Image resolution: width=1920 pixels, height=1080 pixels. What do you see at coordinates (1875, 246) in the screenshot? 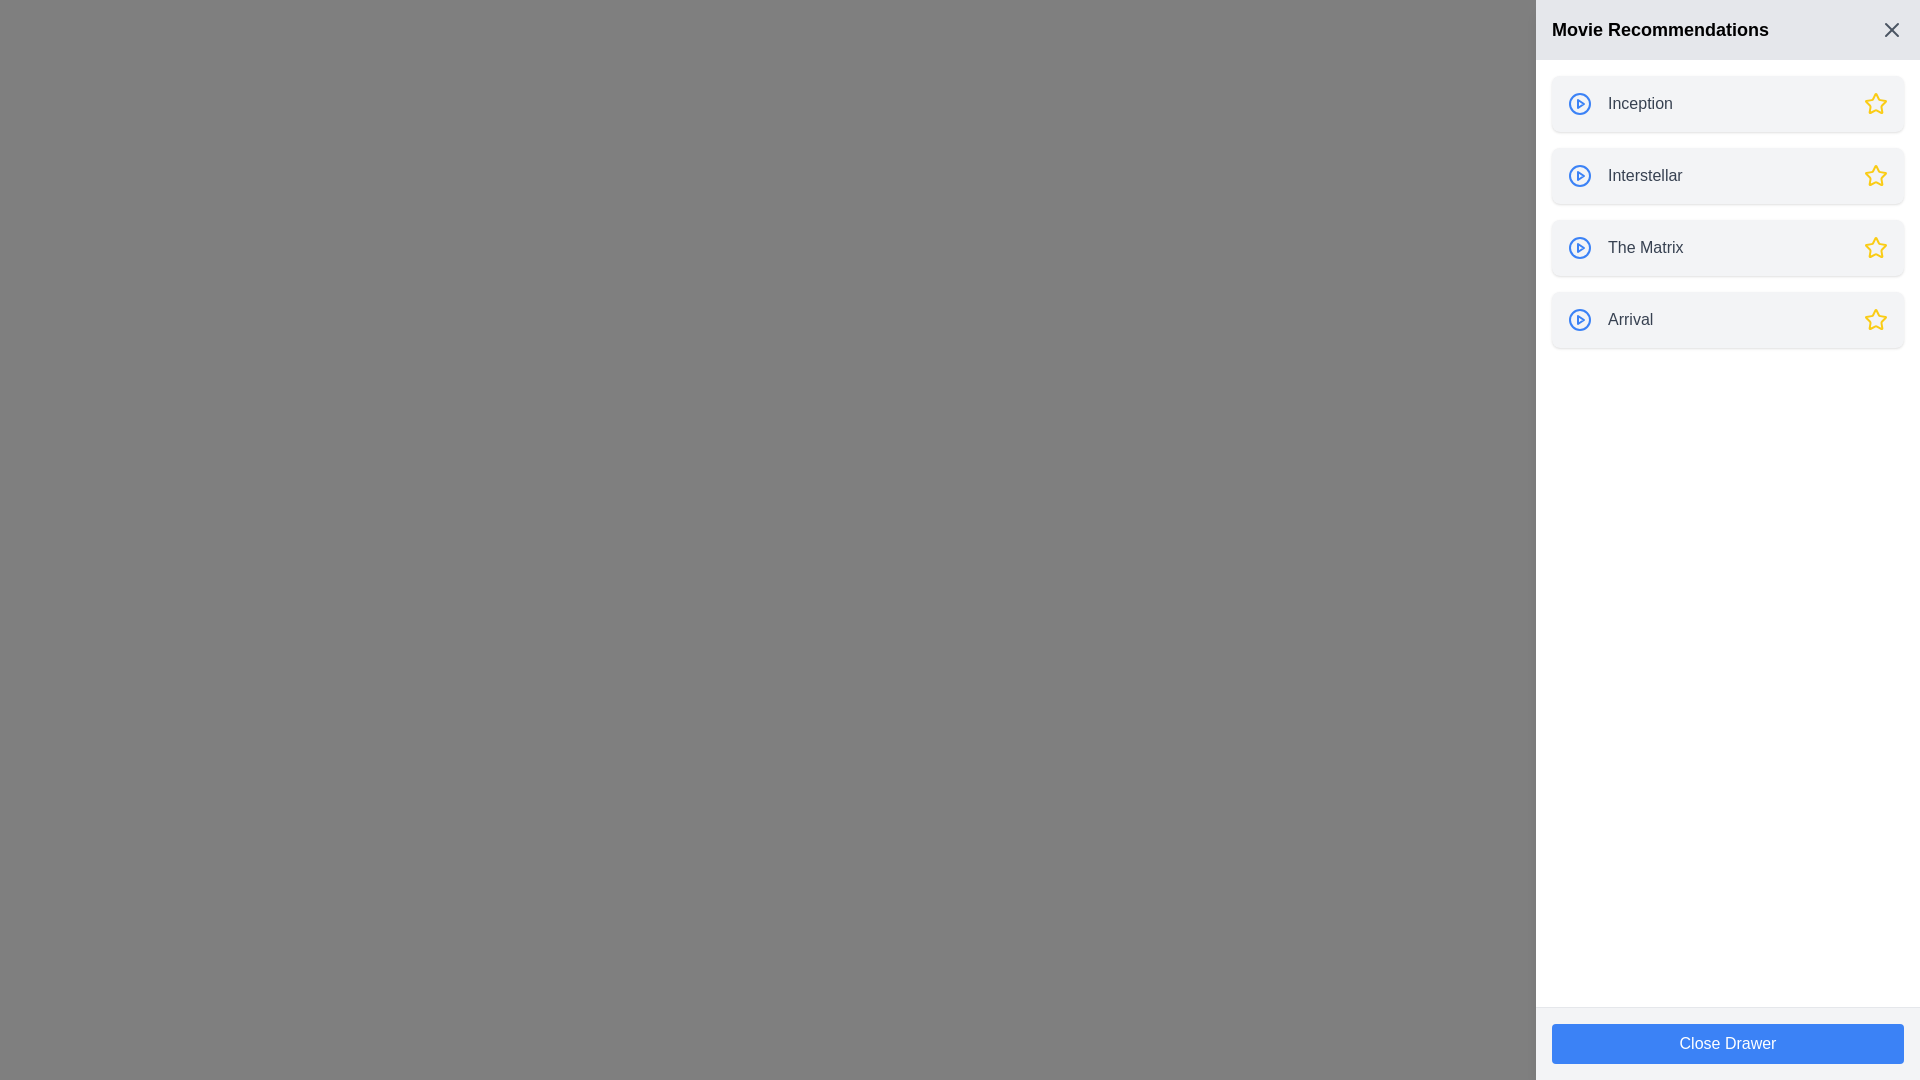
I see `the fourth star icon in the Movie Recommendations sidebar` at bounding box center [1875, 246].